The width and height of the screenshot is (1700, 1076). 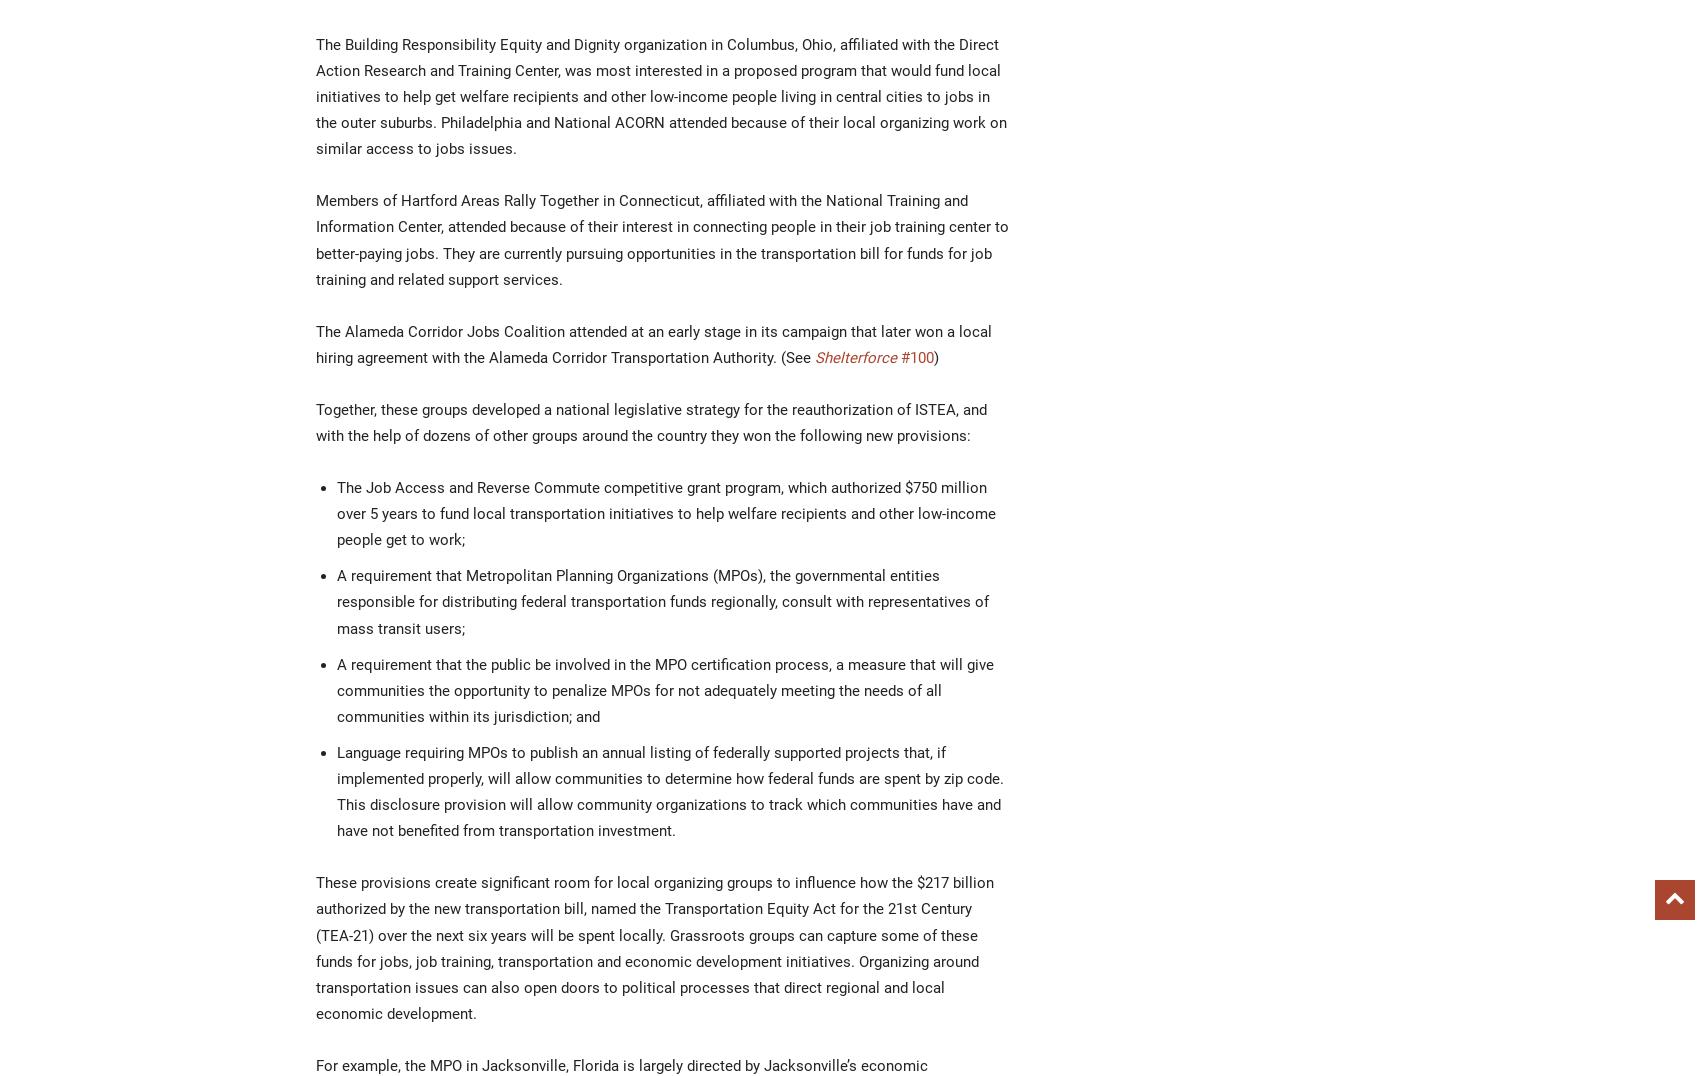 I want to click on 'A requirement that the public be involved in the MPO certification process, a measure that will give communities the opportunity to penalize MPOs for not adequately meeting the needs of all communities within its jurisdiction; and', so click(x=665, y=690).